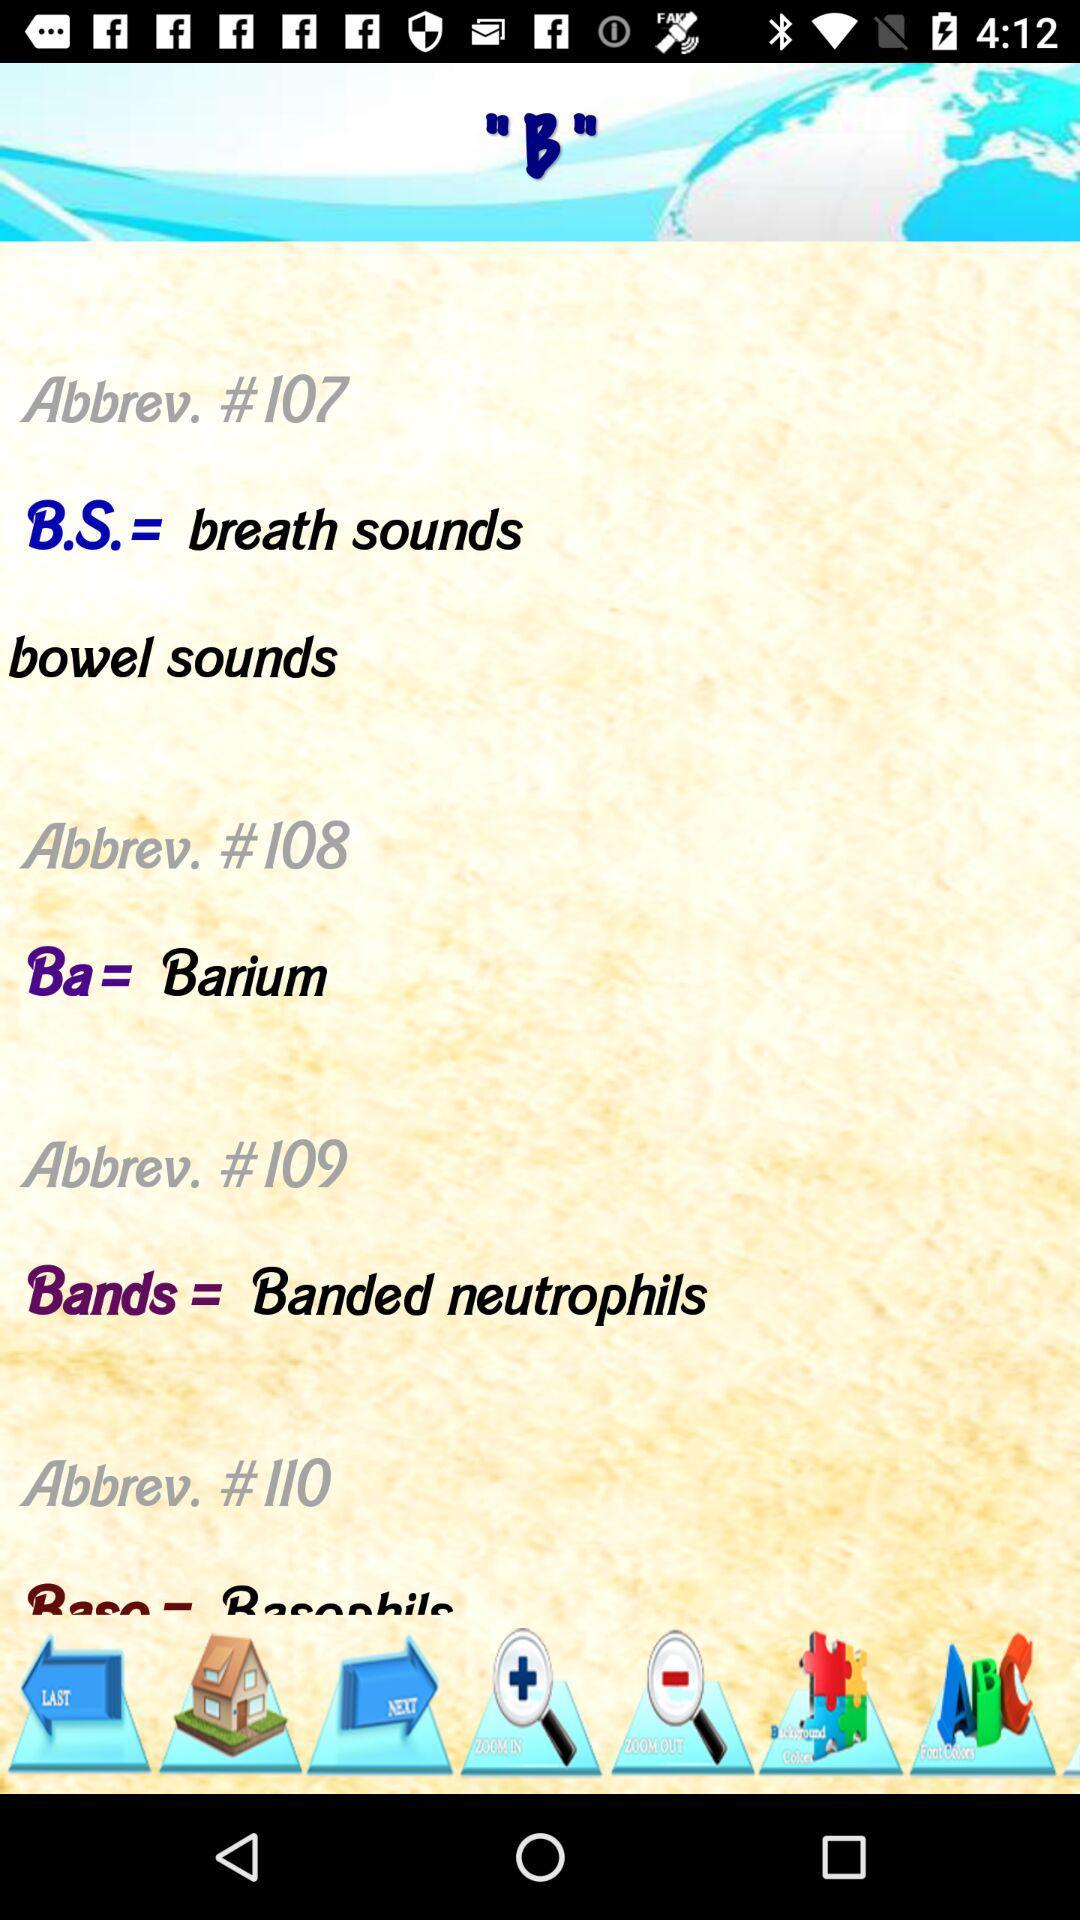 The image size is (1080, 1920). I want to click on next navigation, so click(379, 1702).